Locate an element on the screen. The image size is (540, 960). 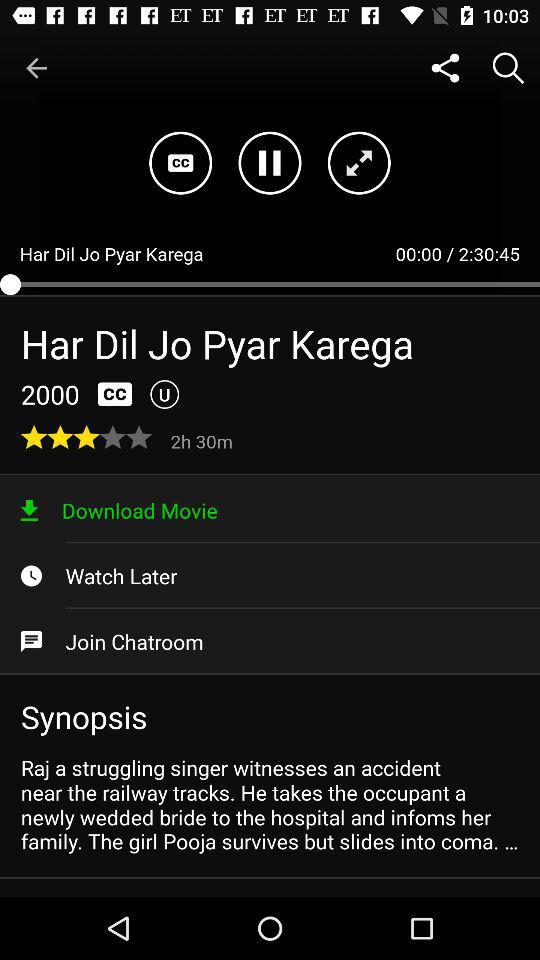
the pause icon is located at coordinates (270, 162).